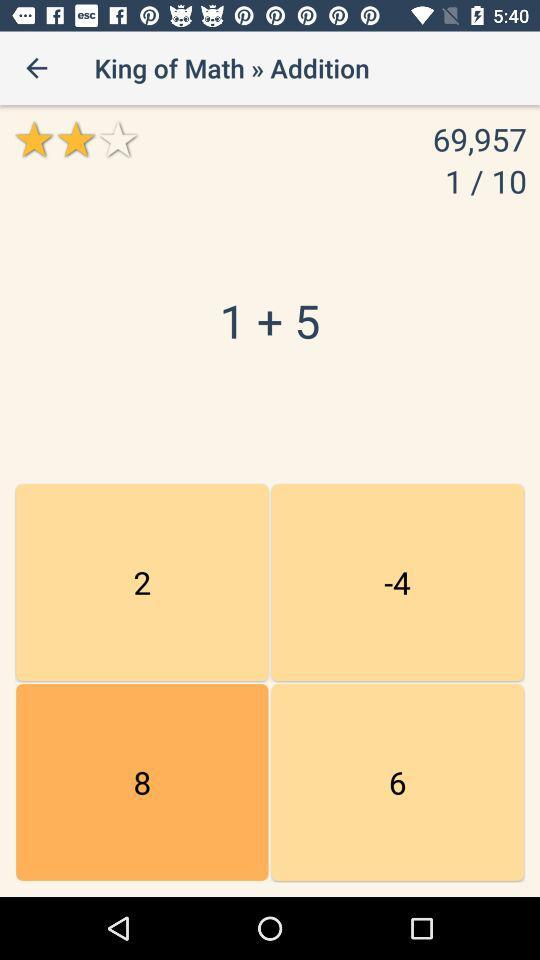 This screenshot has width=540, height=960. I want to click on the item next to the 15, so click(397, 582).